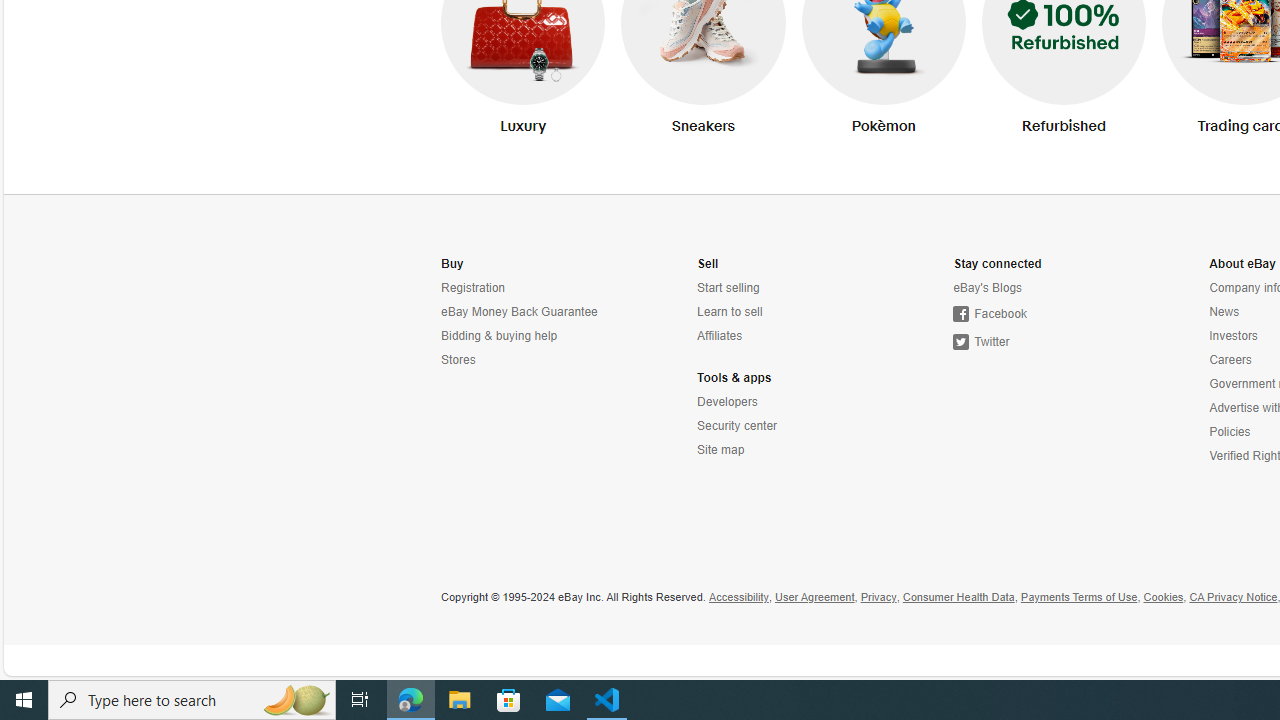 The width and height of the screenshot is (1280, 720). I want to click on 'Bidding & buying help', so click(499, 335).